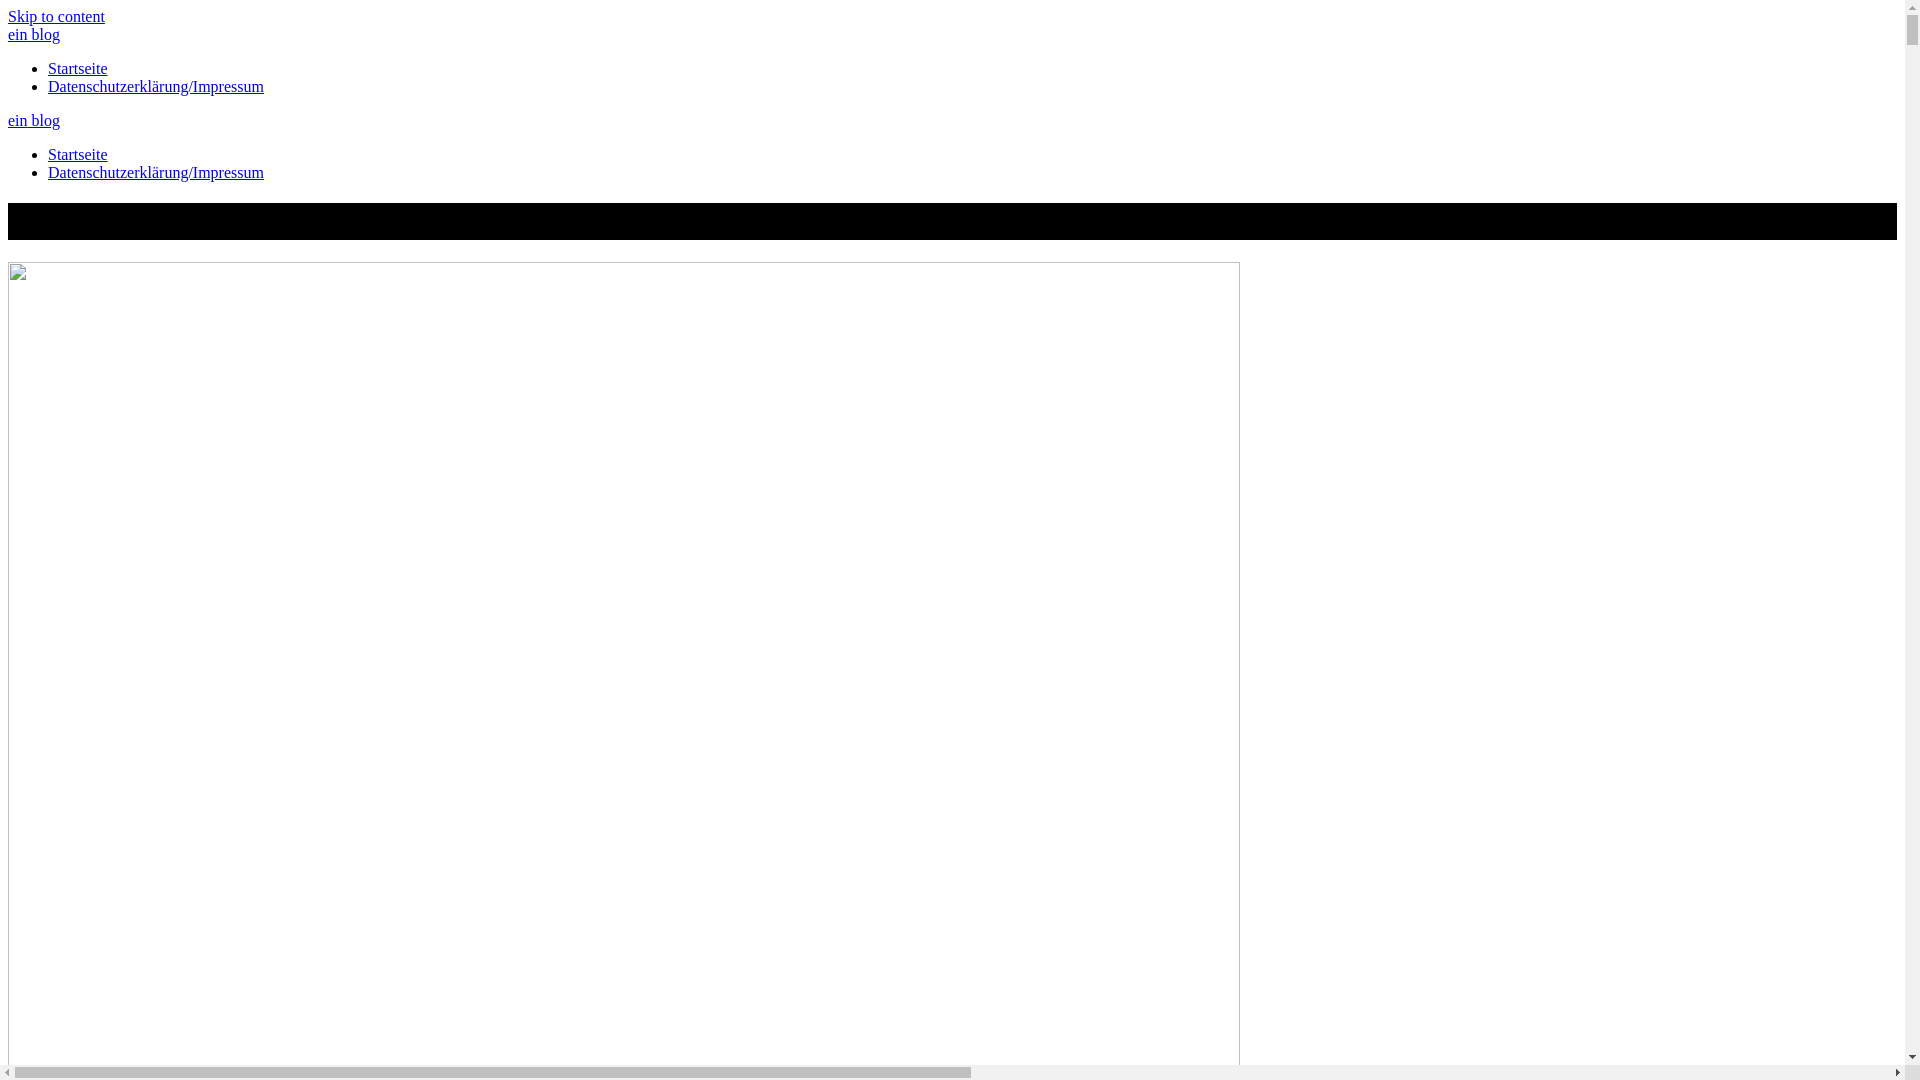 This screenshot has height=1080, width=1920. What do you see at coordinates (33, 34) in the screenshot?
I see `'ein blog'` at bounding box center [33, 34].